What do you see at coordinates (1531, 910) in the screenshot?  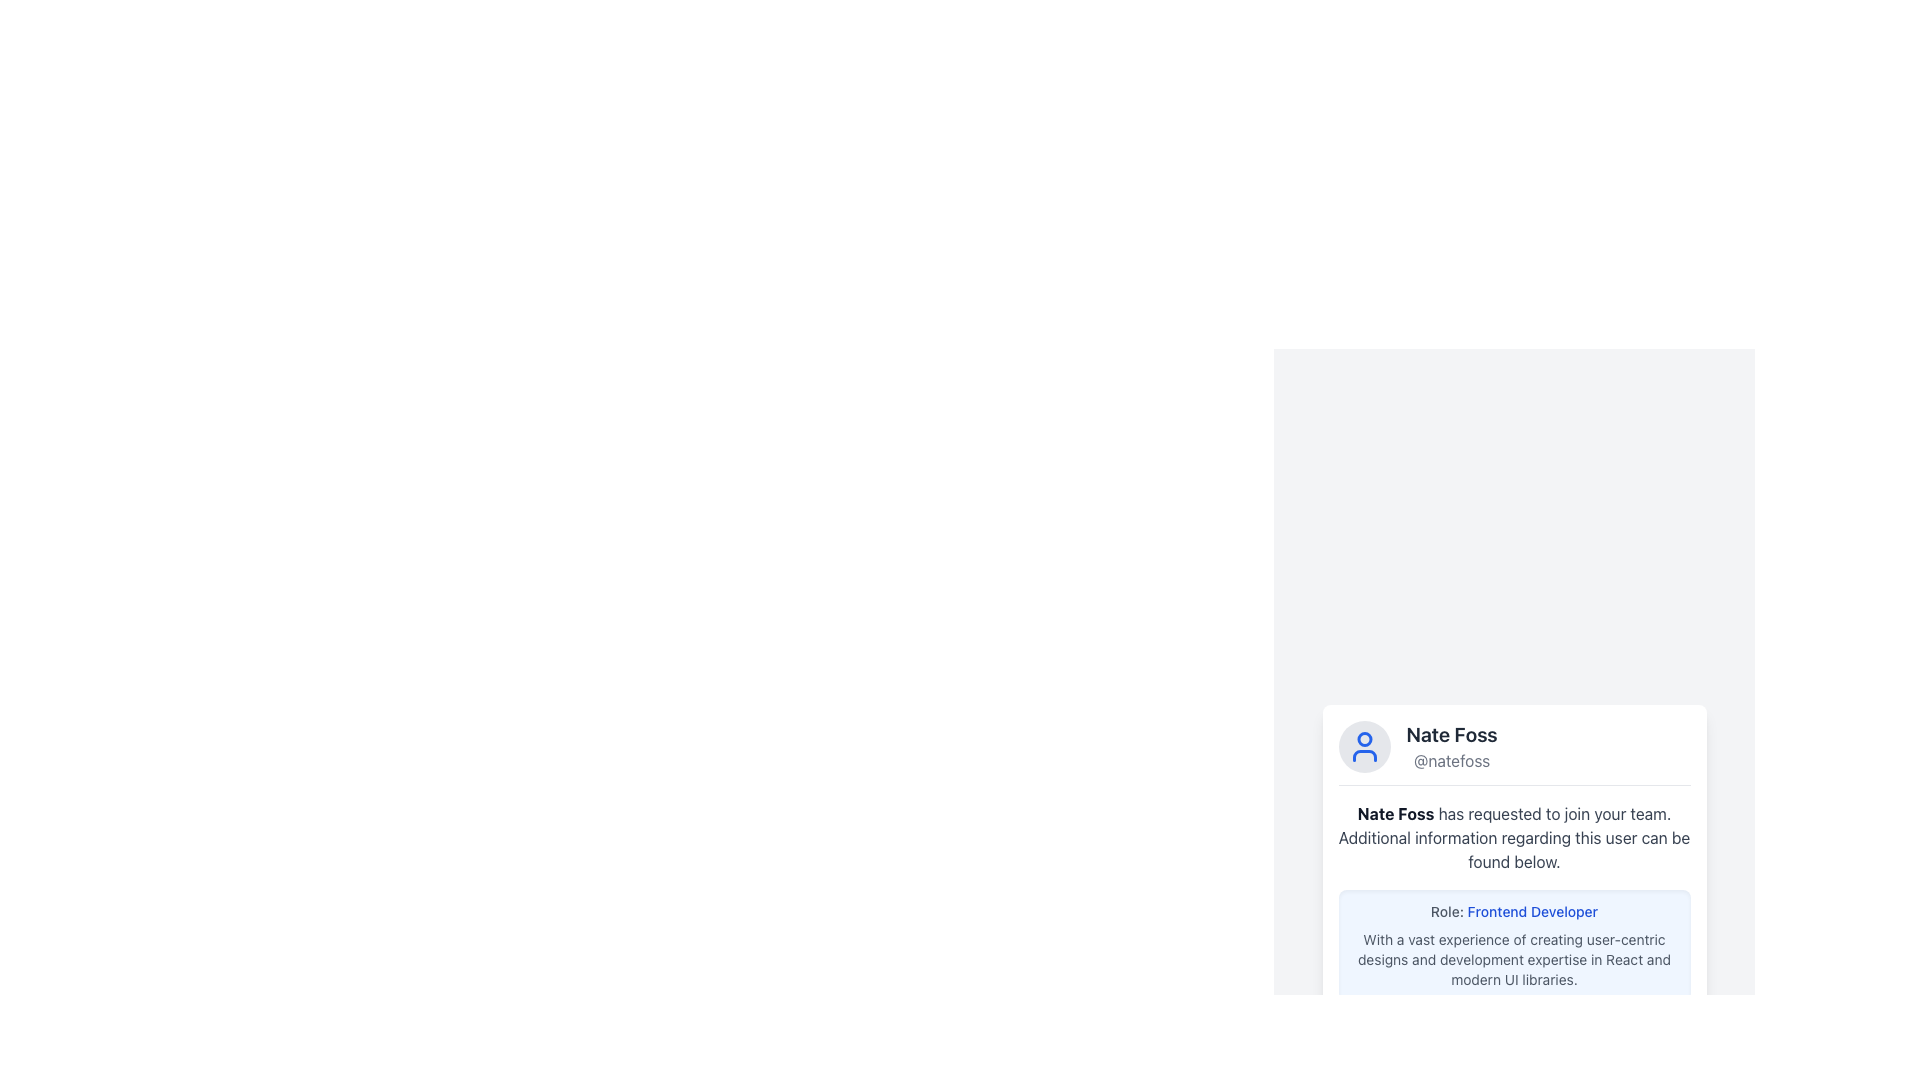 I see `the 'Frontend Developer' text label, which is displayed in blue font and is part of the 'Role:' section in gray, located towards the lower-center of the card layout` at bounding box center [1531, 910].